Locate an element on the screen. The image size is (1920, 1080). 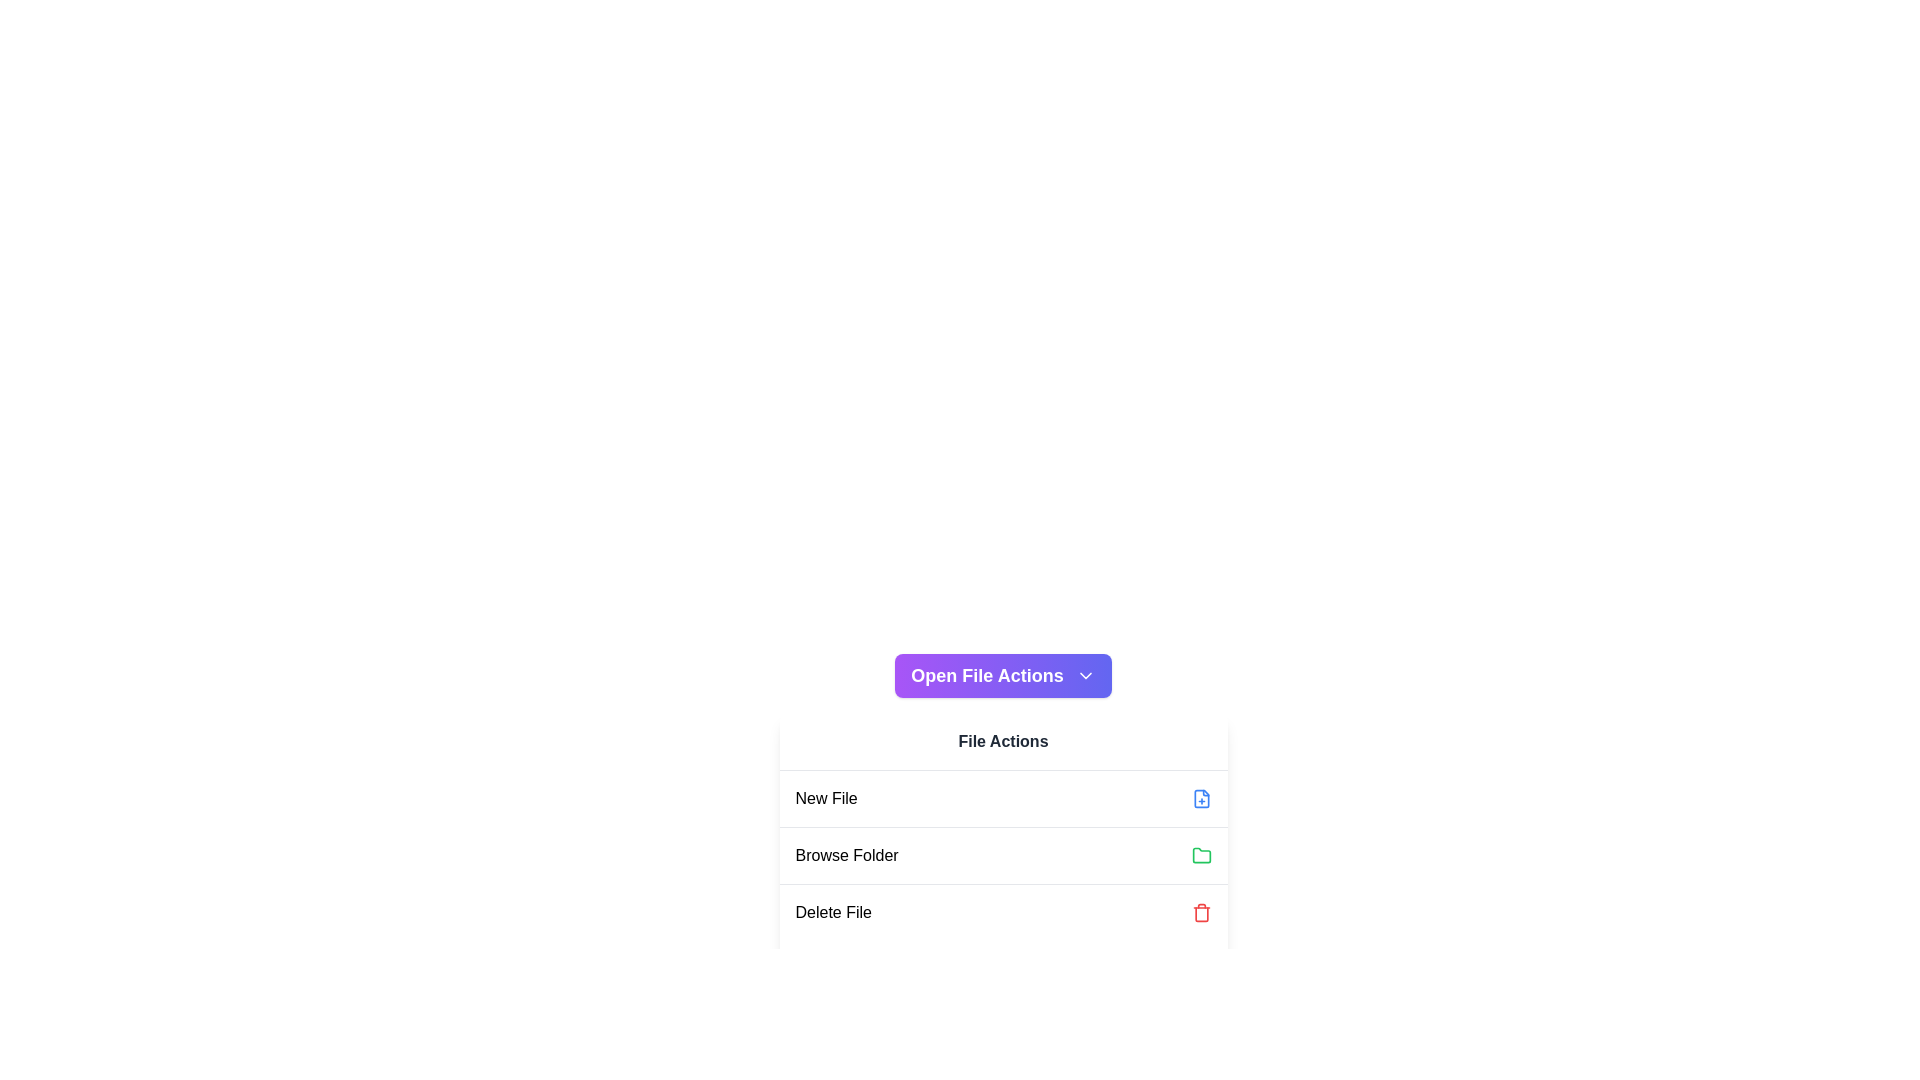
the 'Browse Folder' label which is the second item in the 'File Actions' menu, styled in bold black font and located between 'New File' and 'Delete File' is located at coordinates (847, 855).